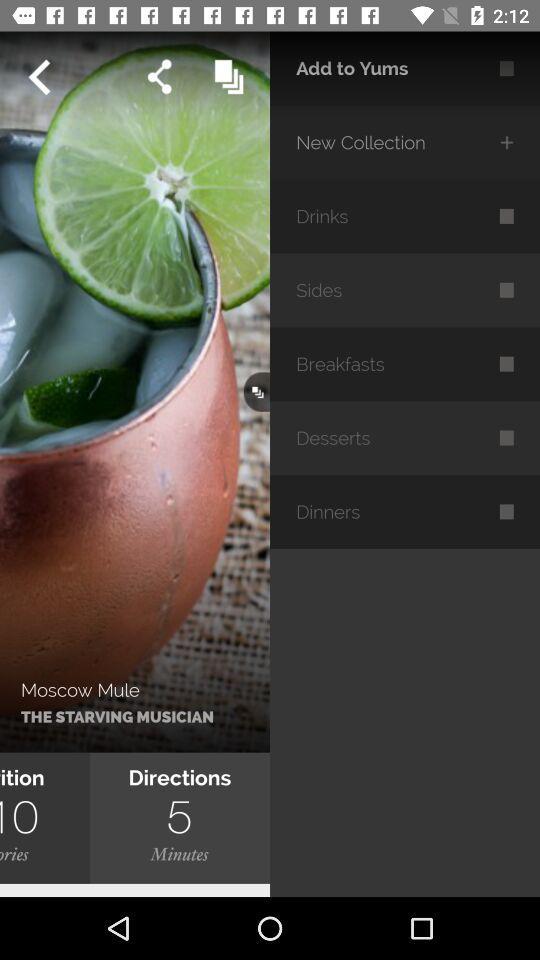  What do you see at coordinates (38, 77) in the screenshot?
I see `the arrow_backward icon` at bounding box center [38, 77].